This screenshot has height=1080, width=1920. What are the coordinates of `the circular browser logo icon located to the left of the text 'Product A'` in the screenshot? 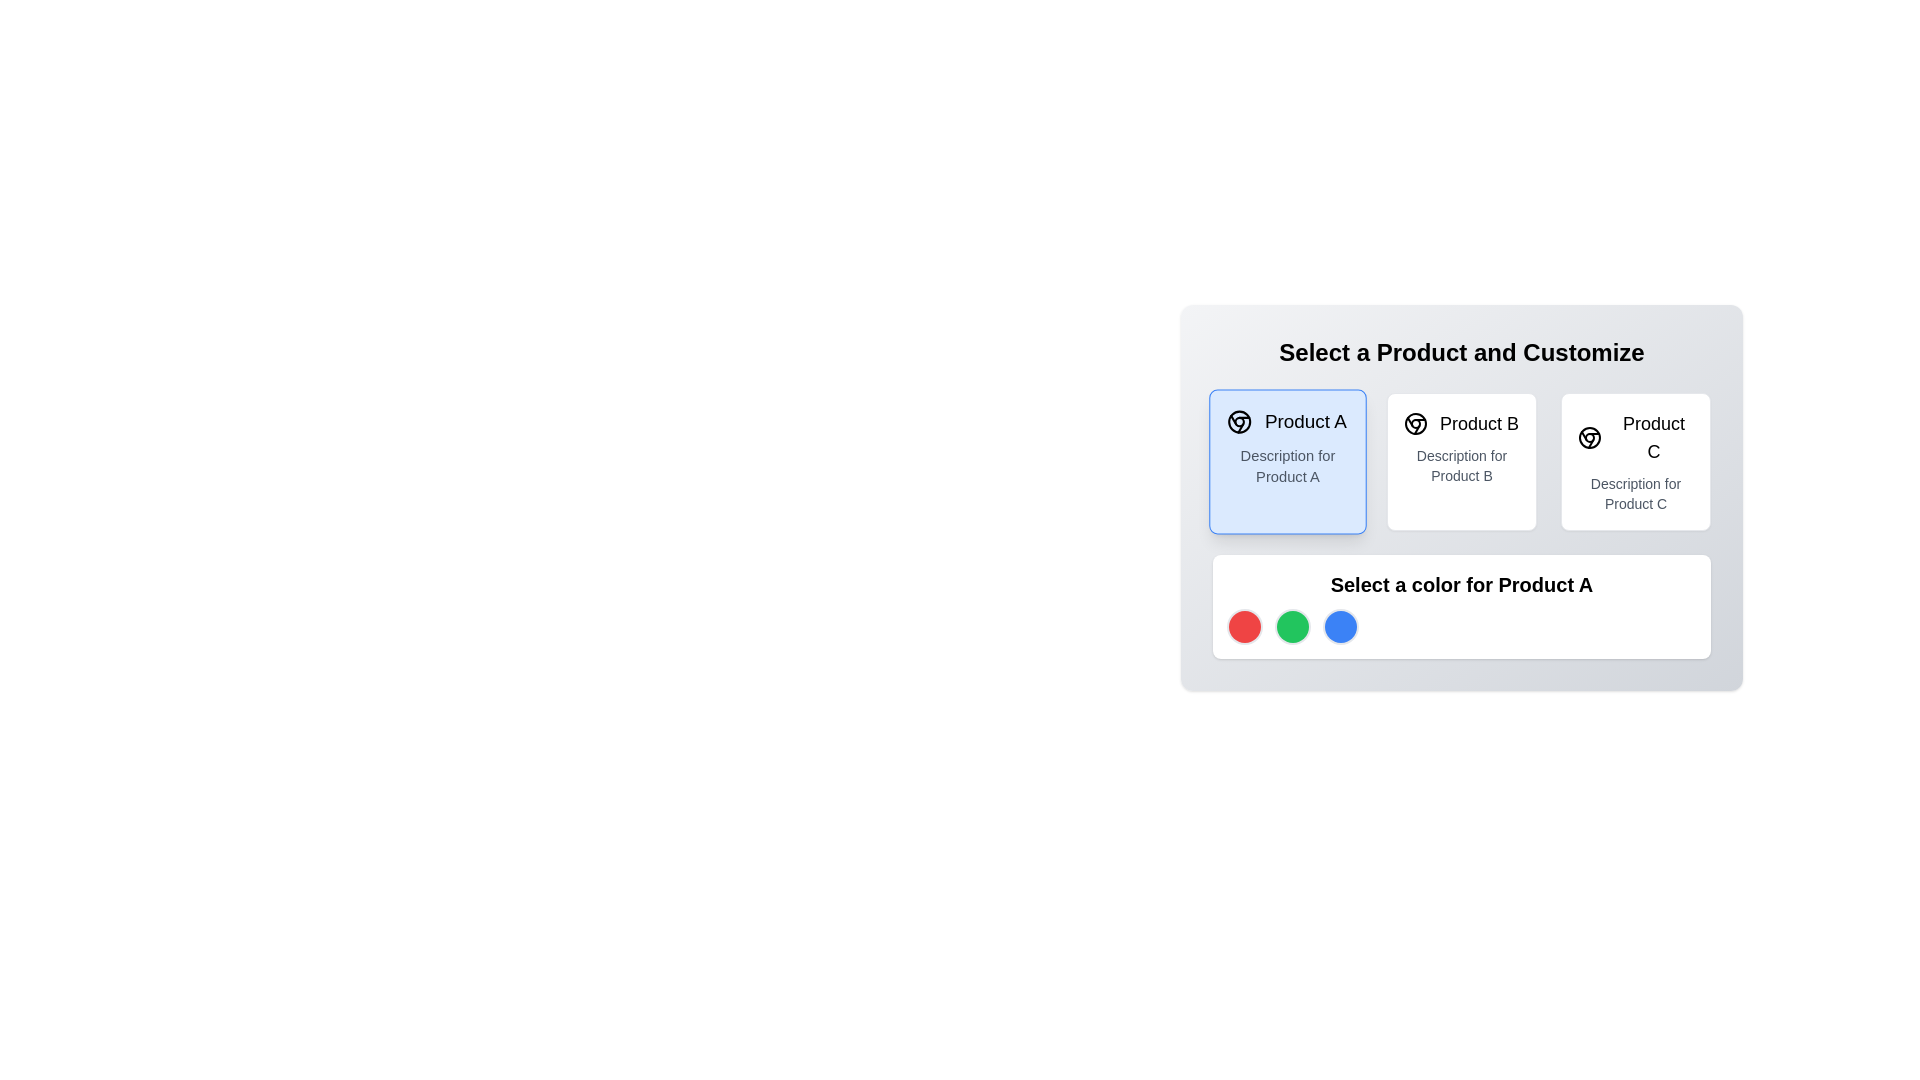 It's located at (1238, 421).